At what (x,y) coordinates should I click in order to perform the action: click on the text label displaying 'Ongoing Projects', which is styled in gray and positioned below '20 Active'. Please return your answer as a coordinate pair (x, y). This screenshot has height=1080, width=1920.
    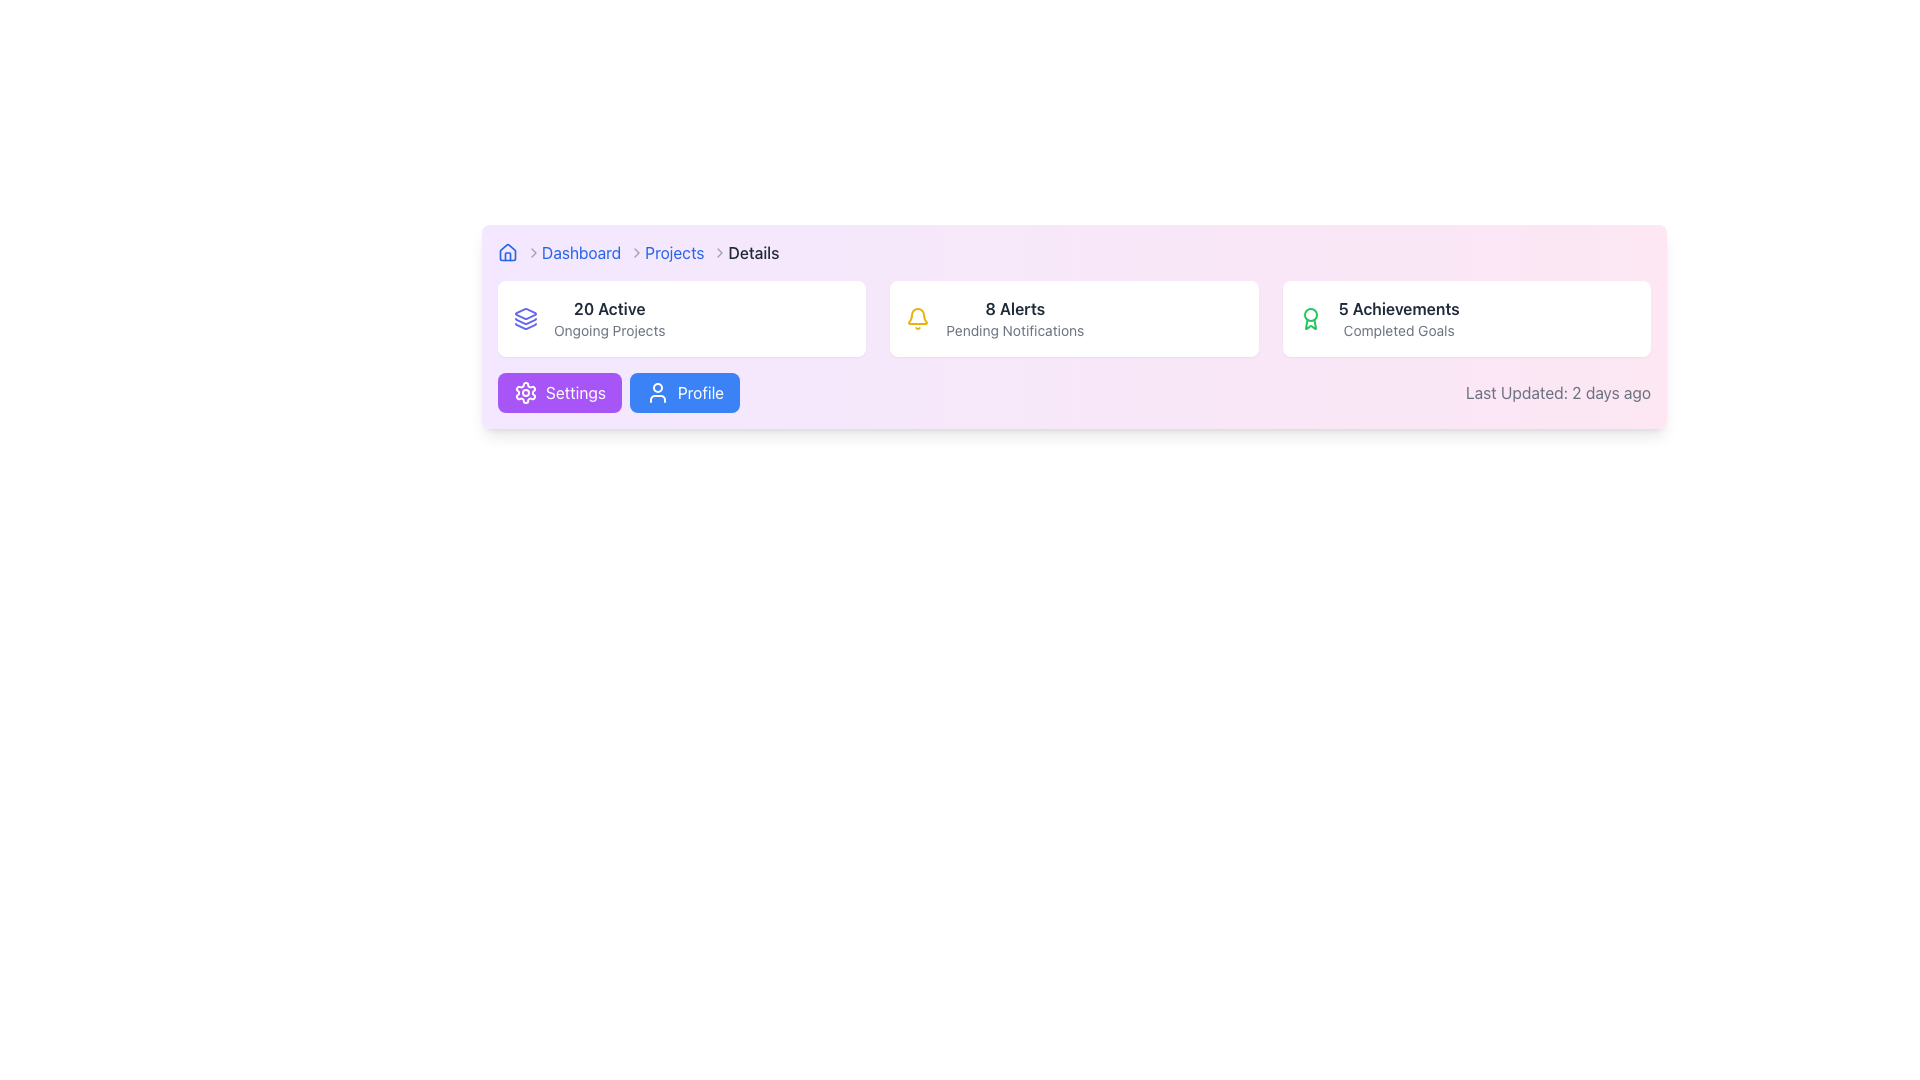
    Looking at the image, I should click on (608, 330).